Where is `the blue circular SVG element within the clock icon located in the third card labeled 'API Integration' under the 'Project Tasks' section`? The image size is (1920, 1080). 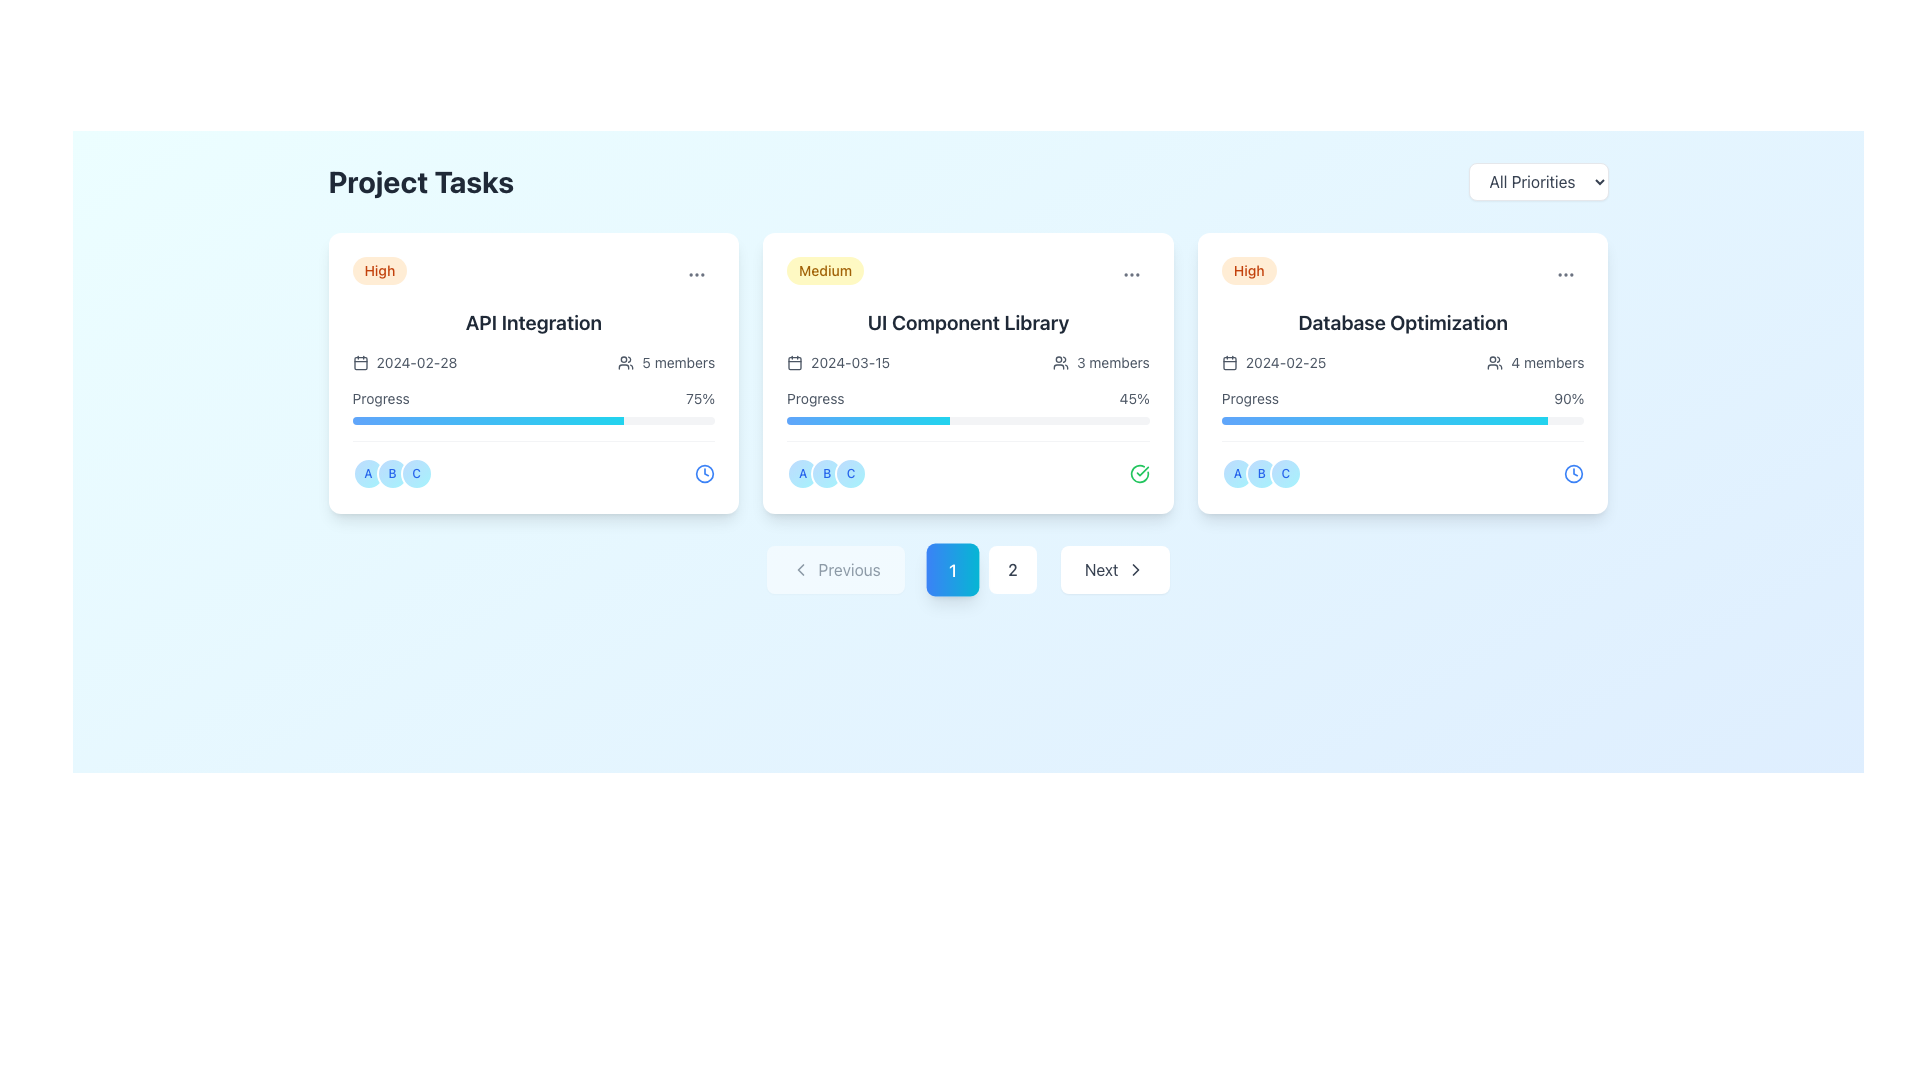
the blue circular SVG element within the clock icon located in the third card labeled 'API Integration' under the 'Project Tasks' section is located at coordinates (705, 474).